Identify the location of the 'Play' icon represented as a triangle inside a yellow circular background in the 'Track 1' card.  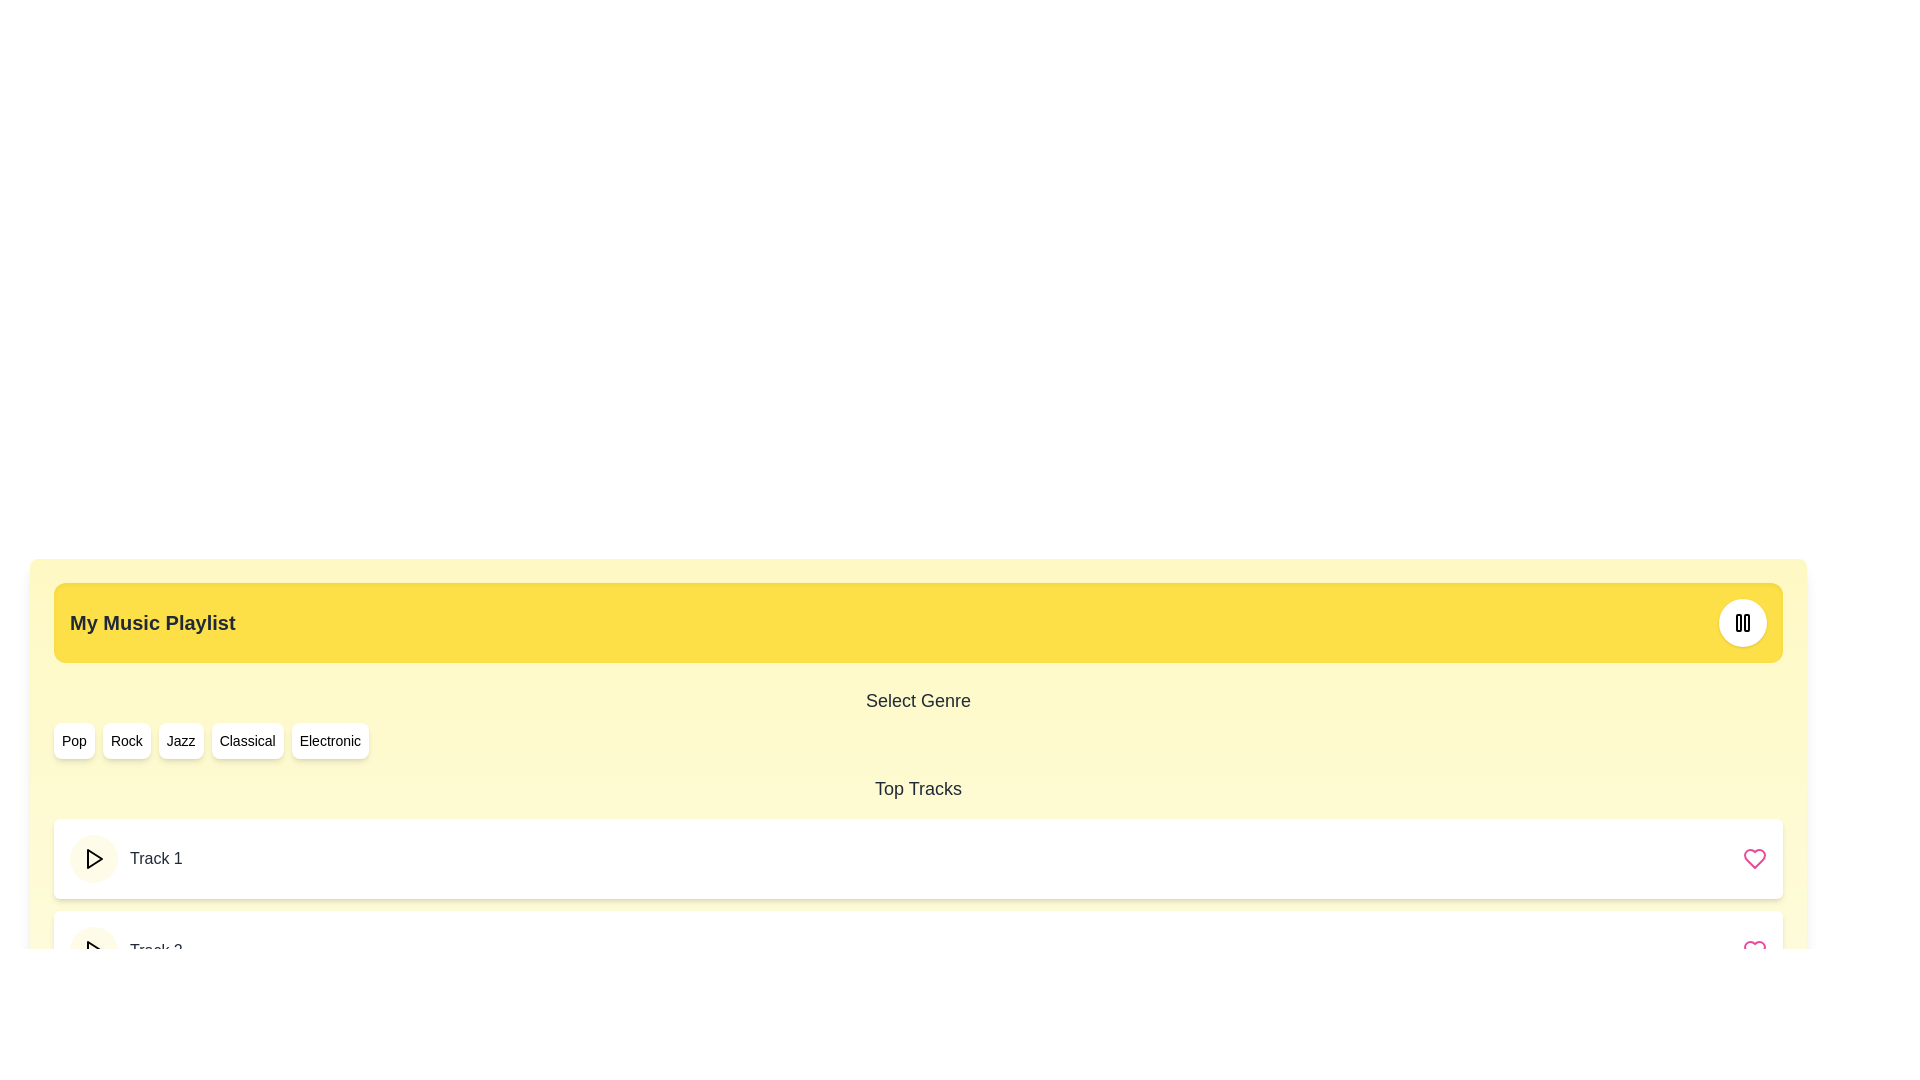
(94, 858).